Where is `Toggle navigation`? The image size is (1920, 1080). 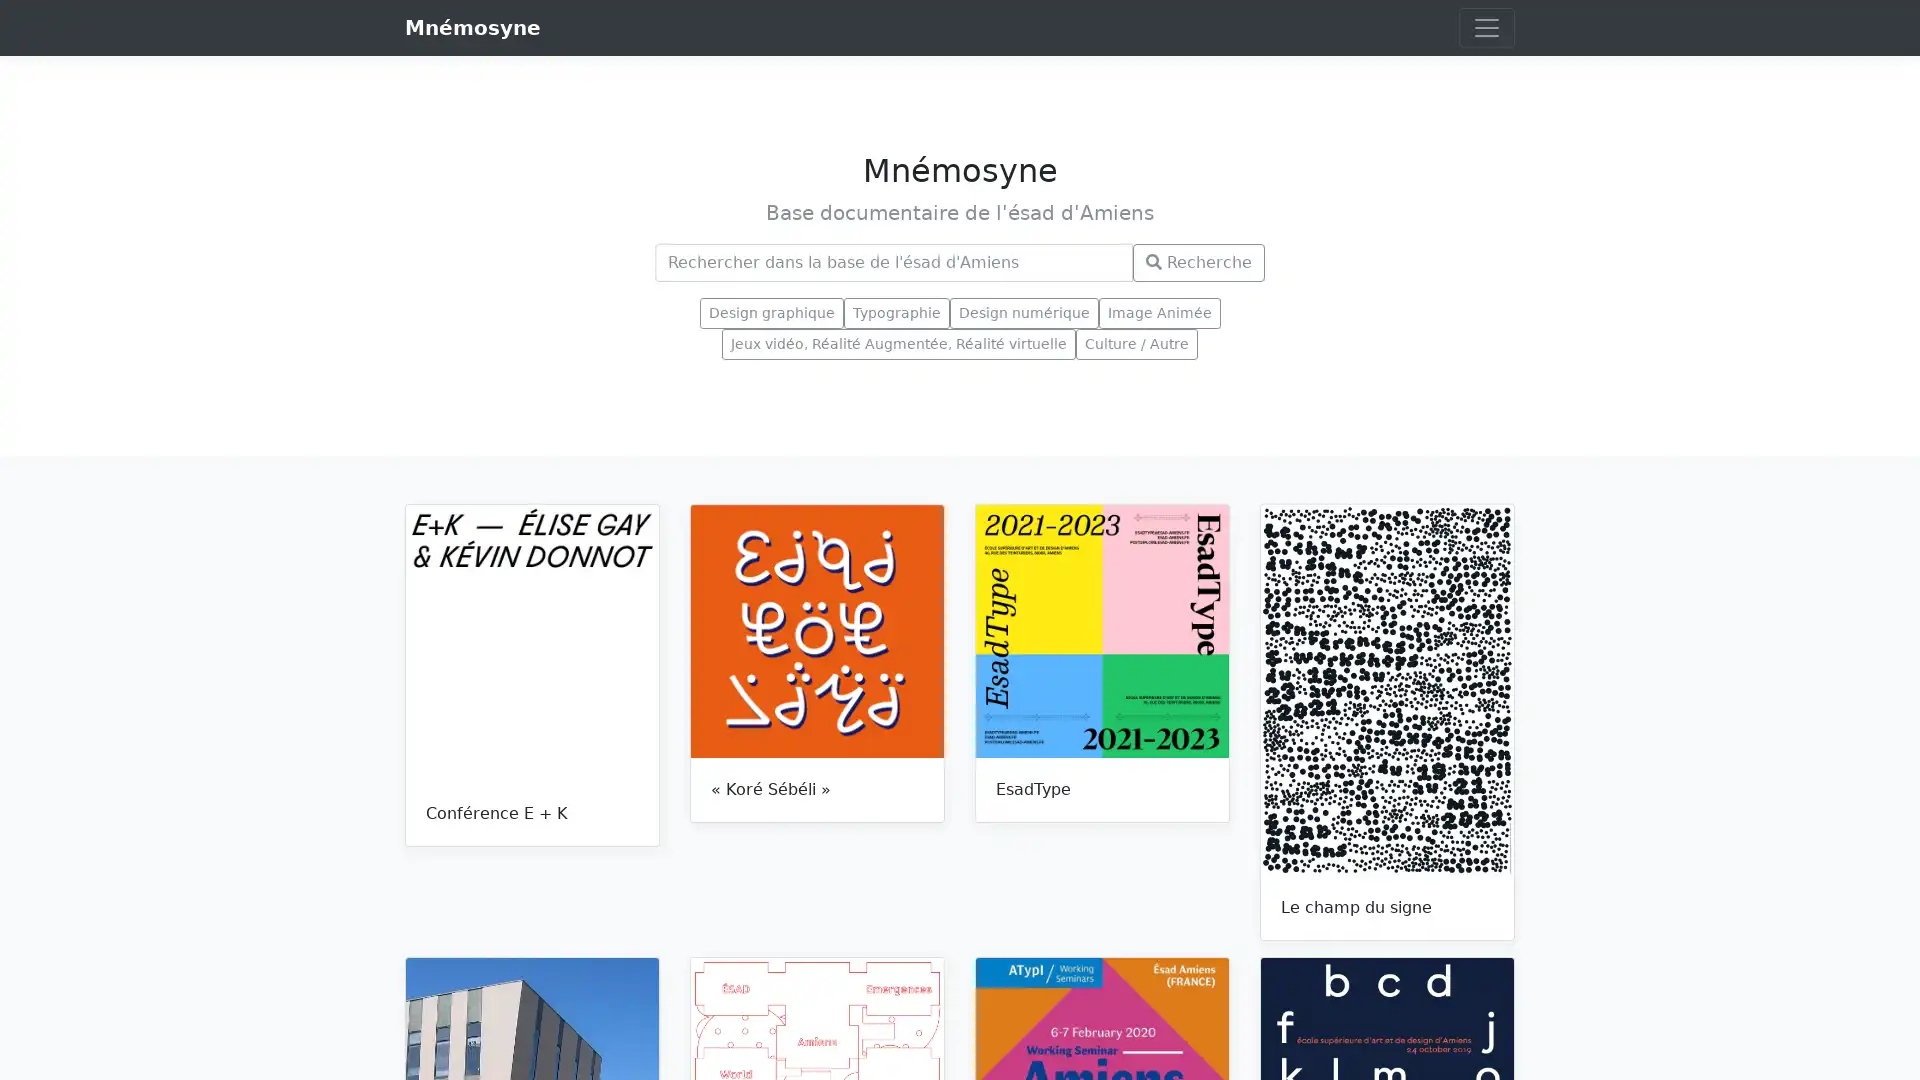 Toggle navigation is located at coordinates (1487, 27).